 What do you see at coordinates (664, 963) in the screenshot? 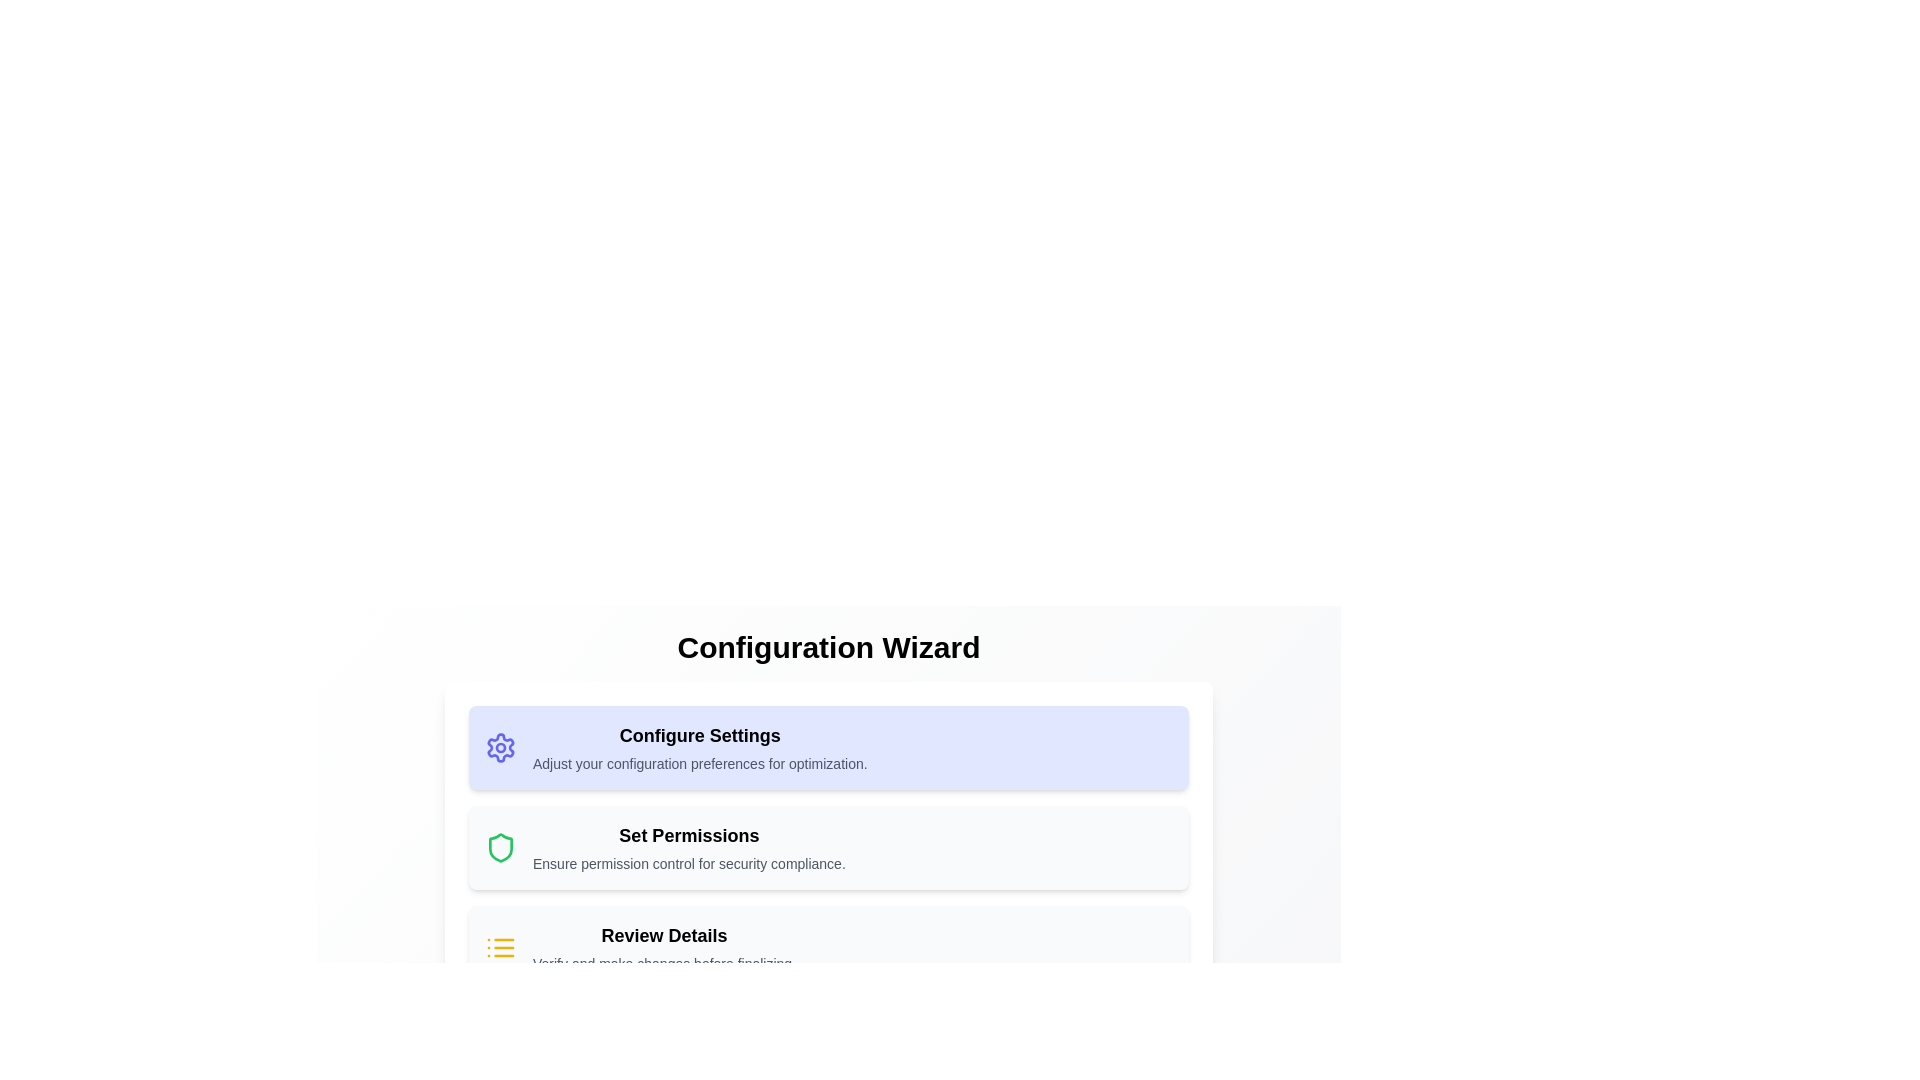
I see `informational text label displaying 'Verify and make changes before finalizing.' located below the 'Review Details' heading` at bounding box center [664, 963].